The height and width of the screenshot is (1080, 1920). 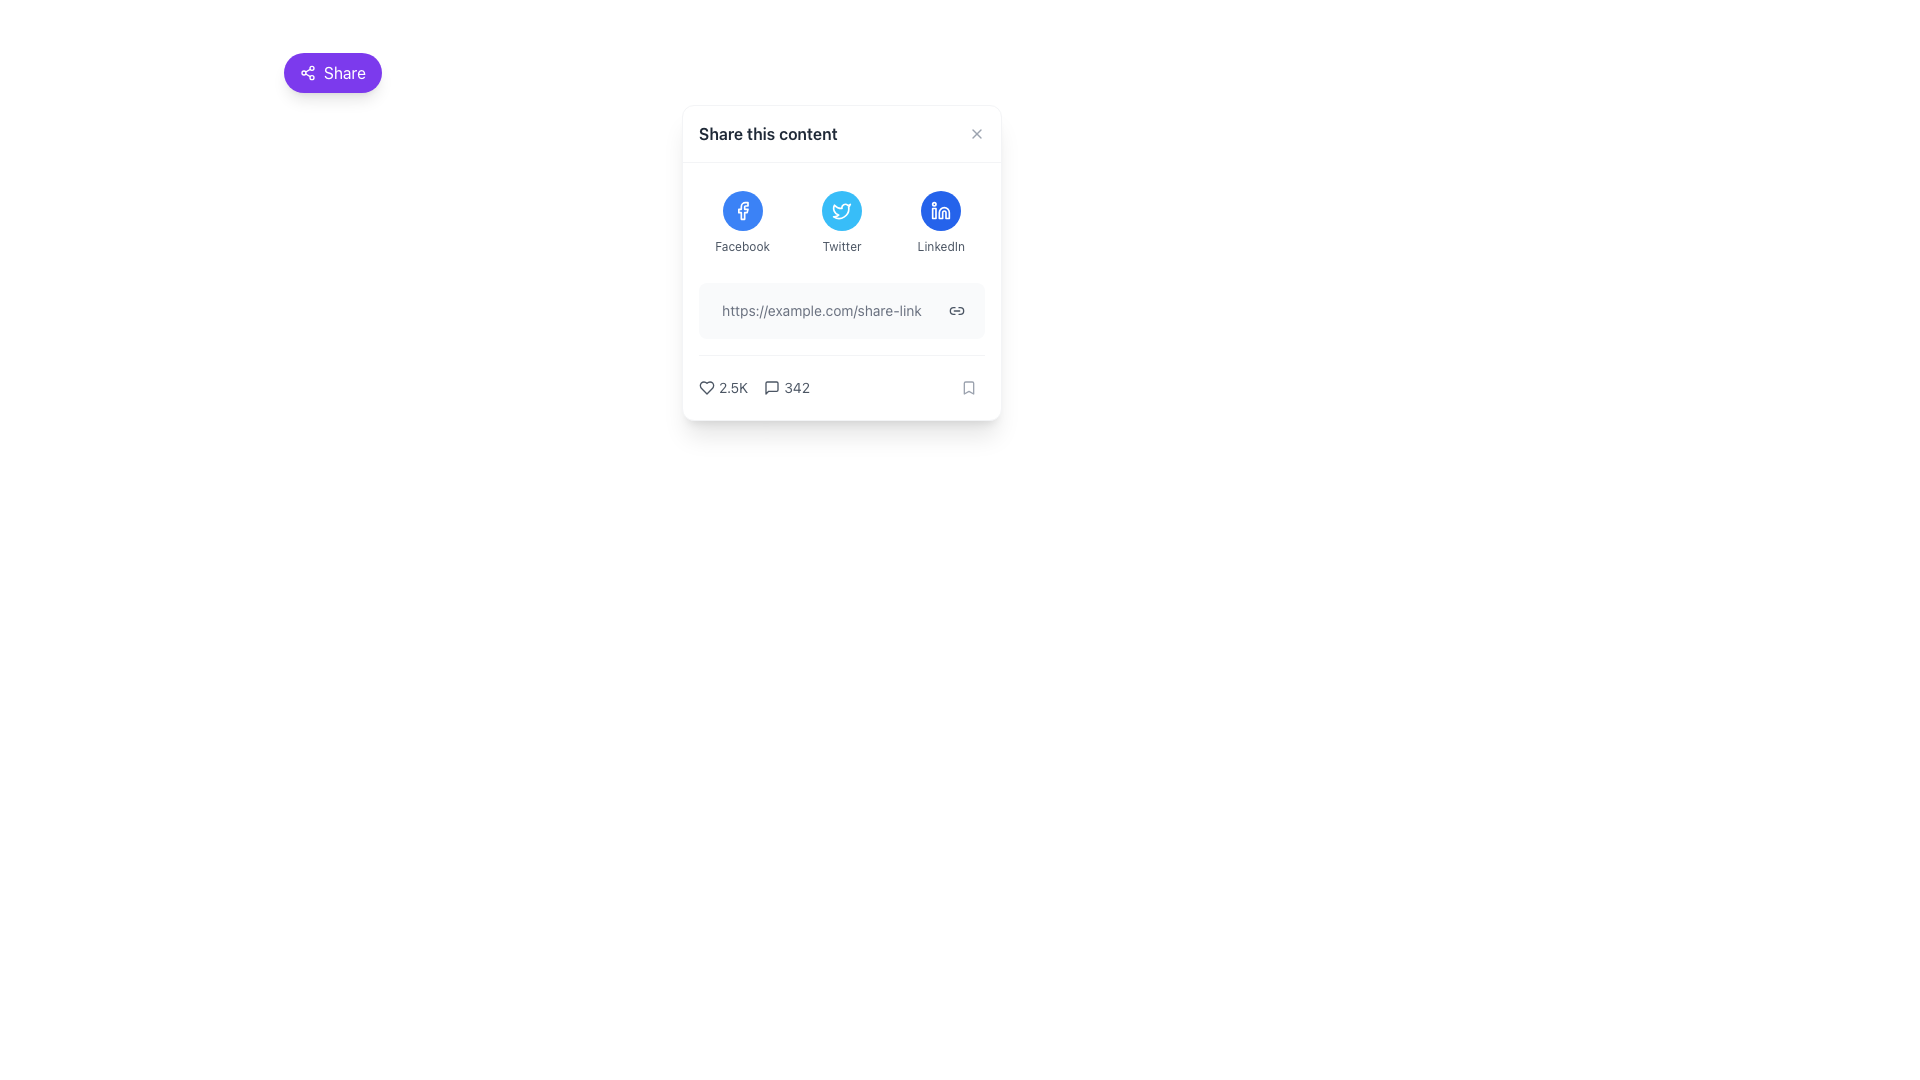 I want to click on the heart-shaped like icon which indicates the favorite interaction, located to the left of the numeric text '2.5K', so click(x=706, y=388).